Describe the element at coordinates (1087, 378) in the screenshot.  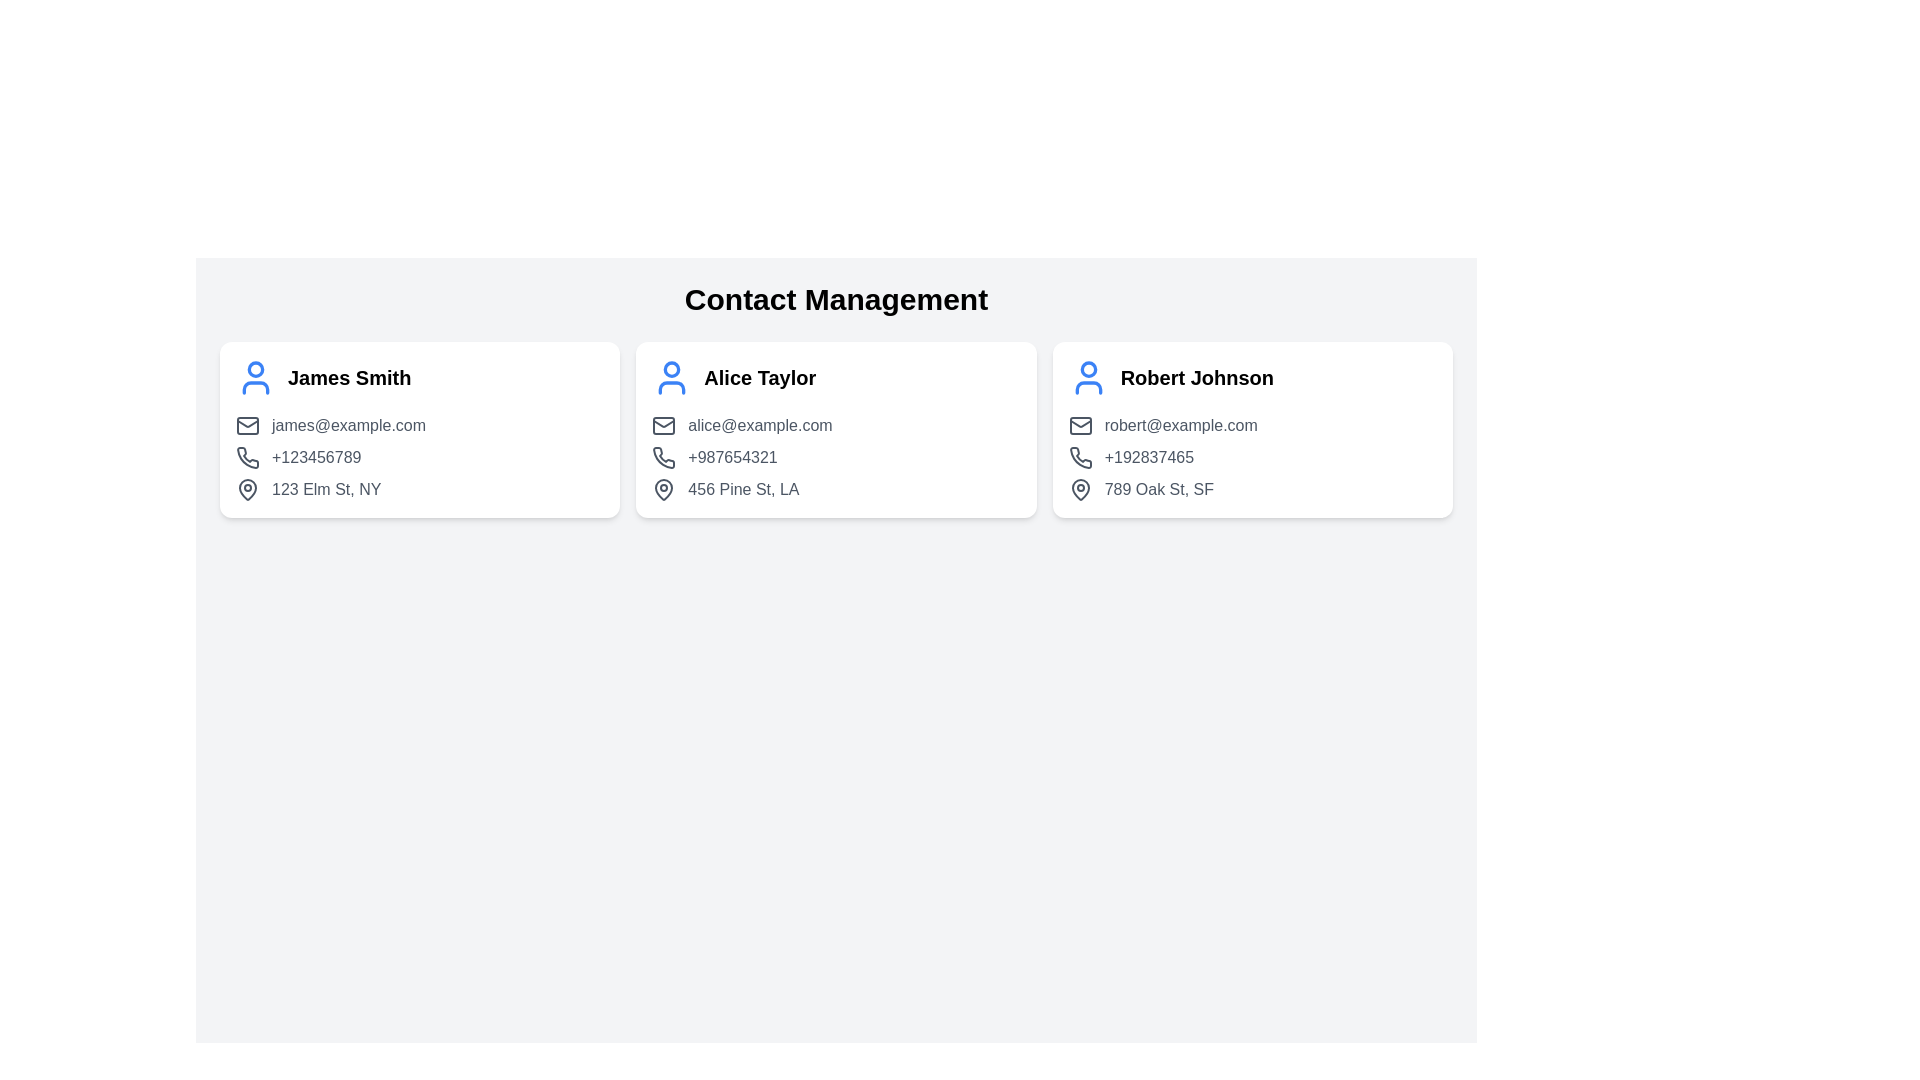
I see `the icon representing the individual associated with the contact card for 'Robert Johnson', located in the upper-left corner of the card` at that location.